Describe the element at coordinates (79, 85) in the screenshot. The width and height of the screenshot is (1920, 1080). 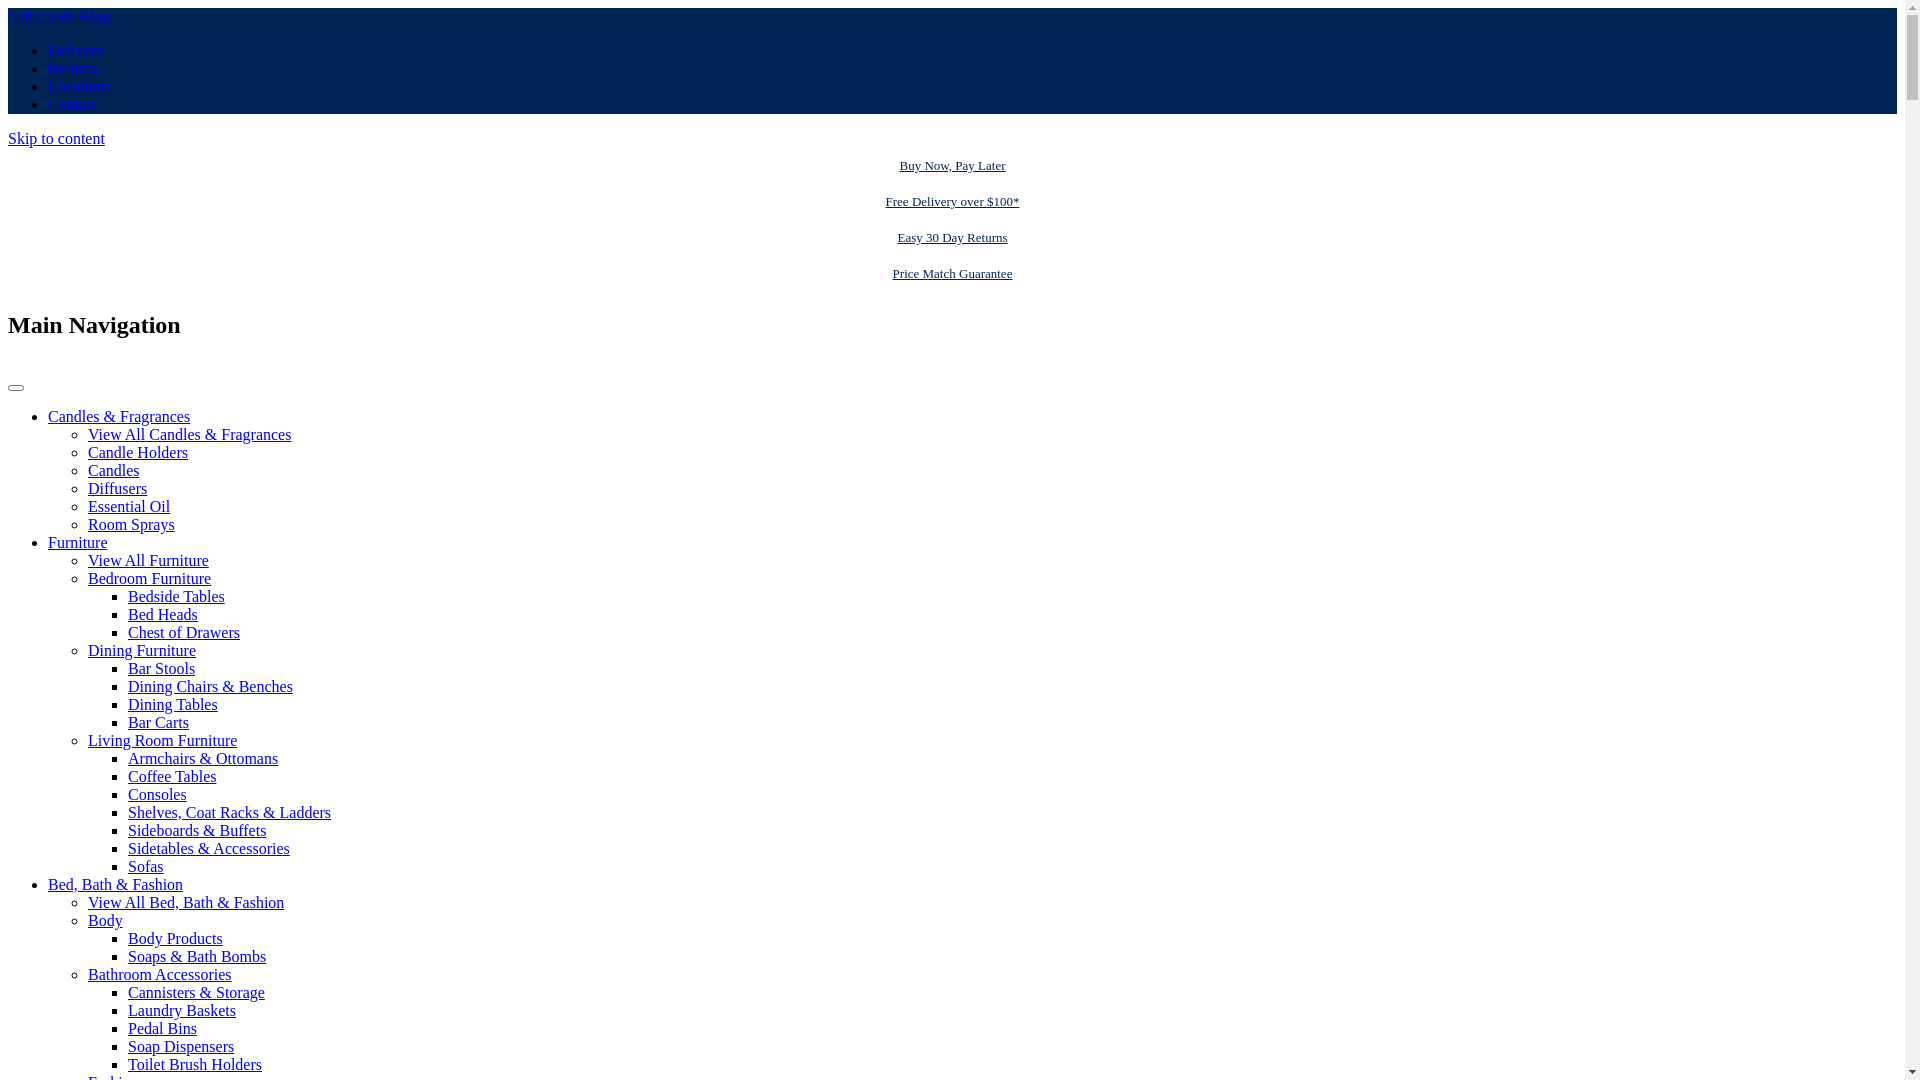
I see `'Locations'` at that location.